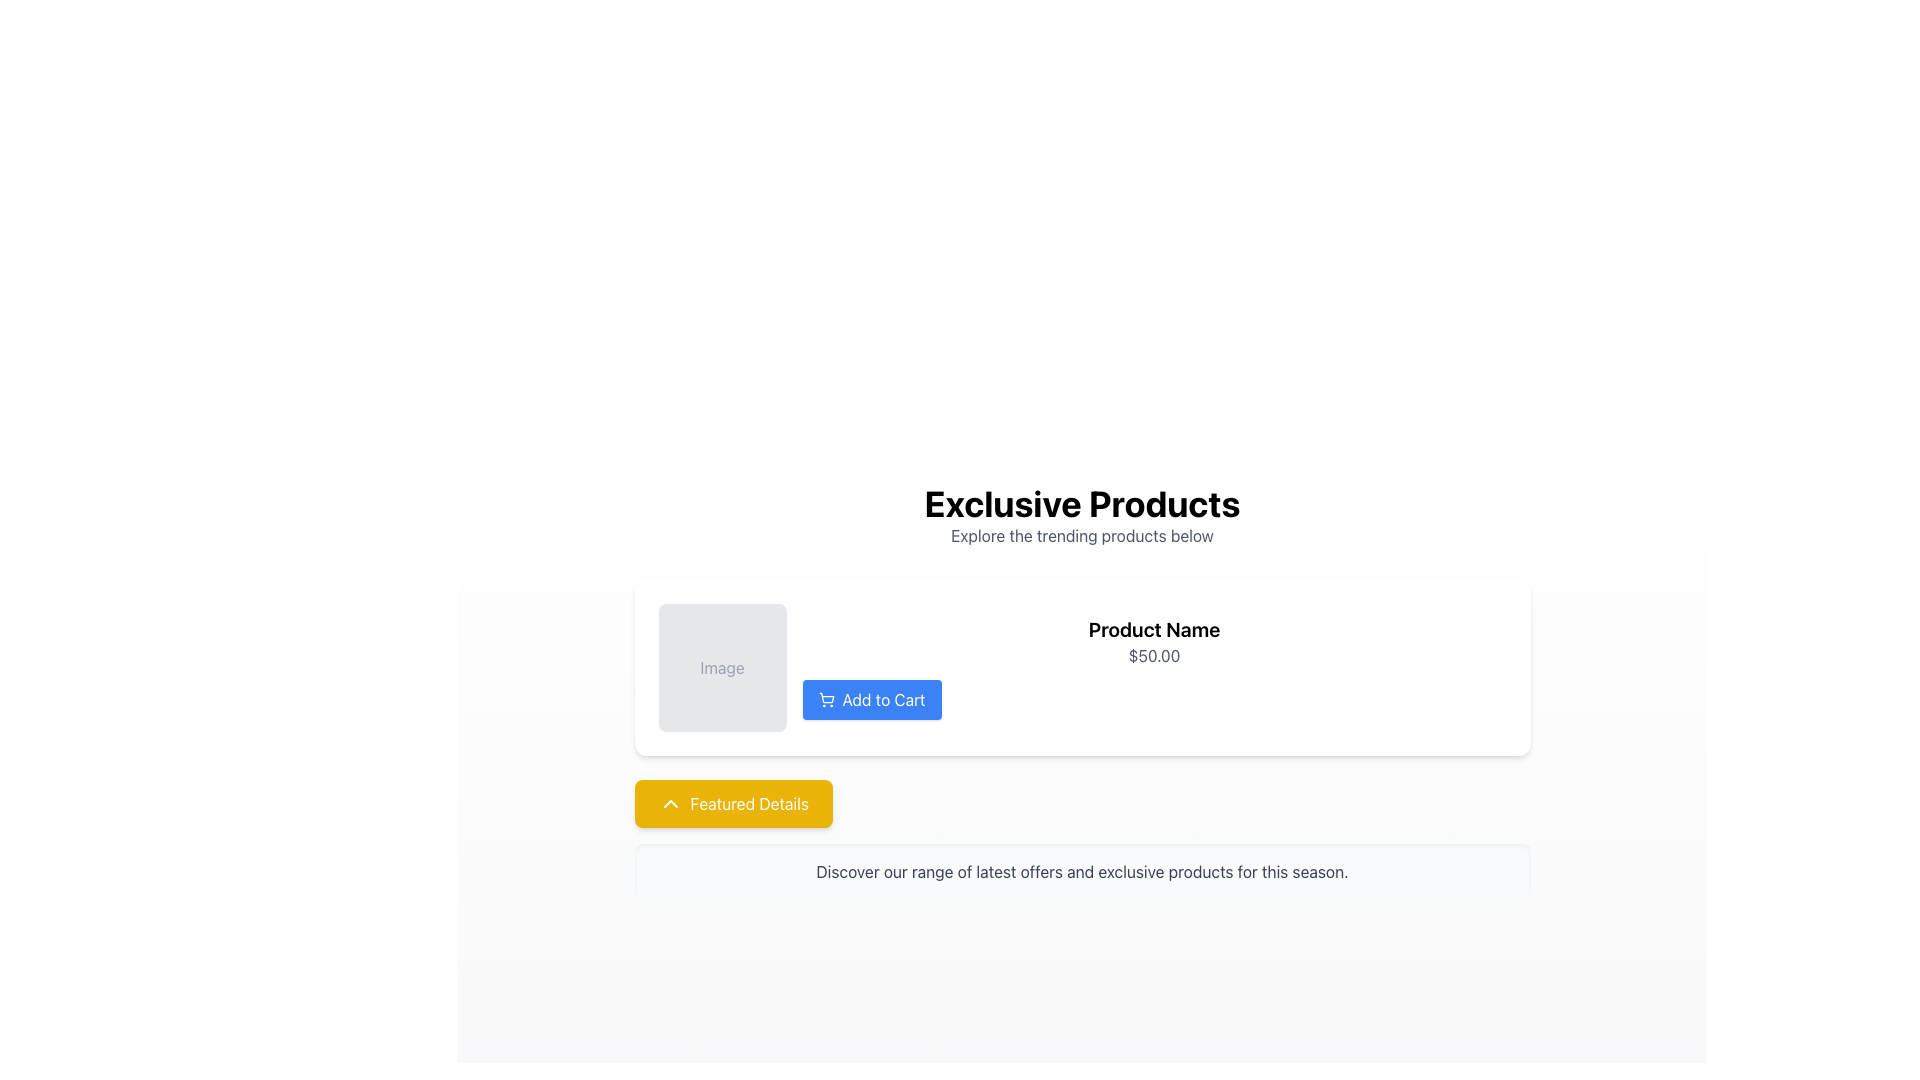 This screenshot has height=1080, width=1920. Describe the element at coordinates (1154, 655) in the screenshot. I see `the price display text label located within the product card, which is directly beneath the product title and above the 'Add to Cart' button` at that location.